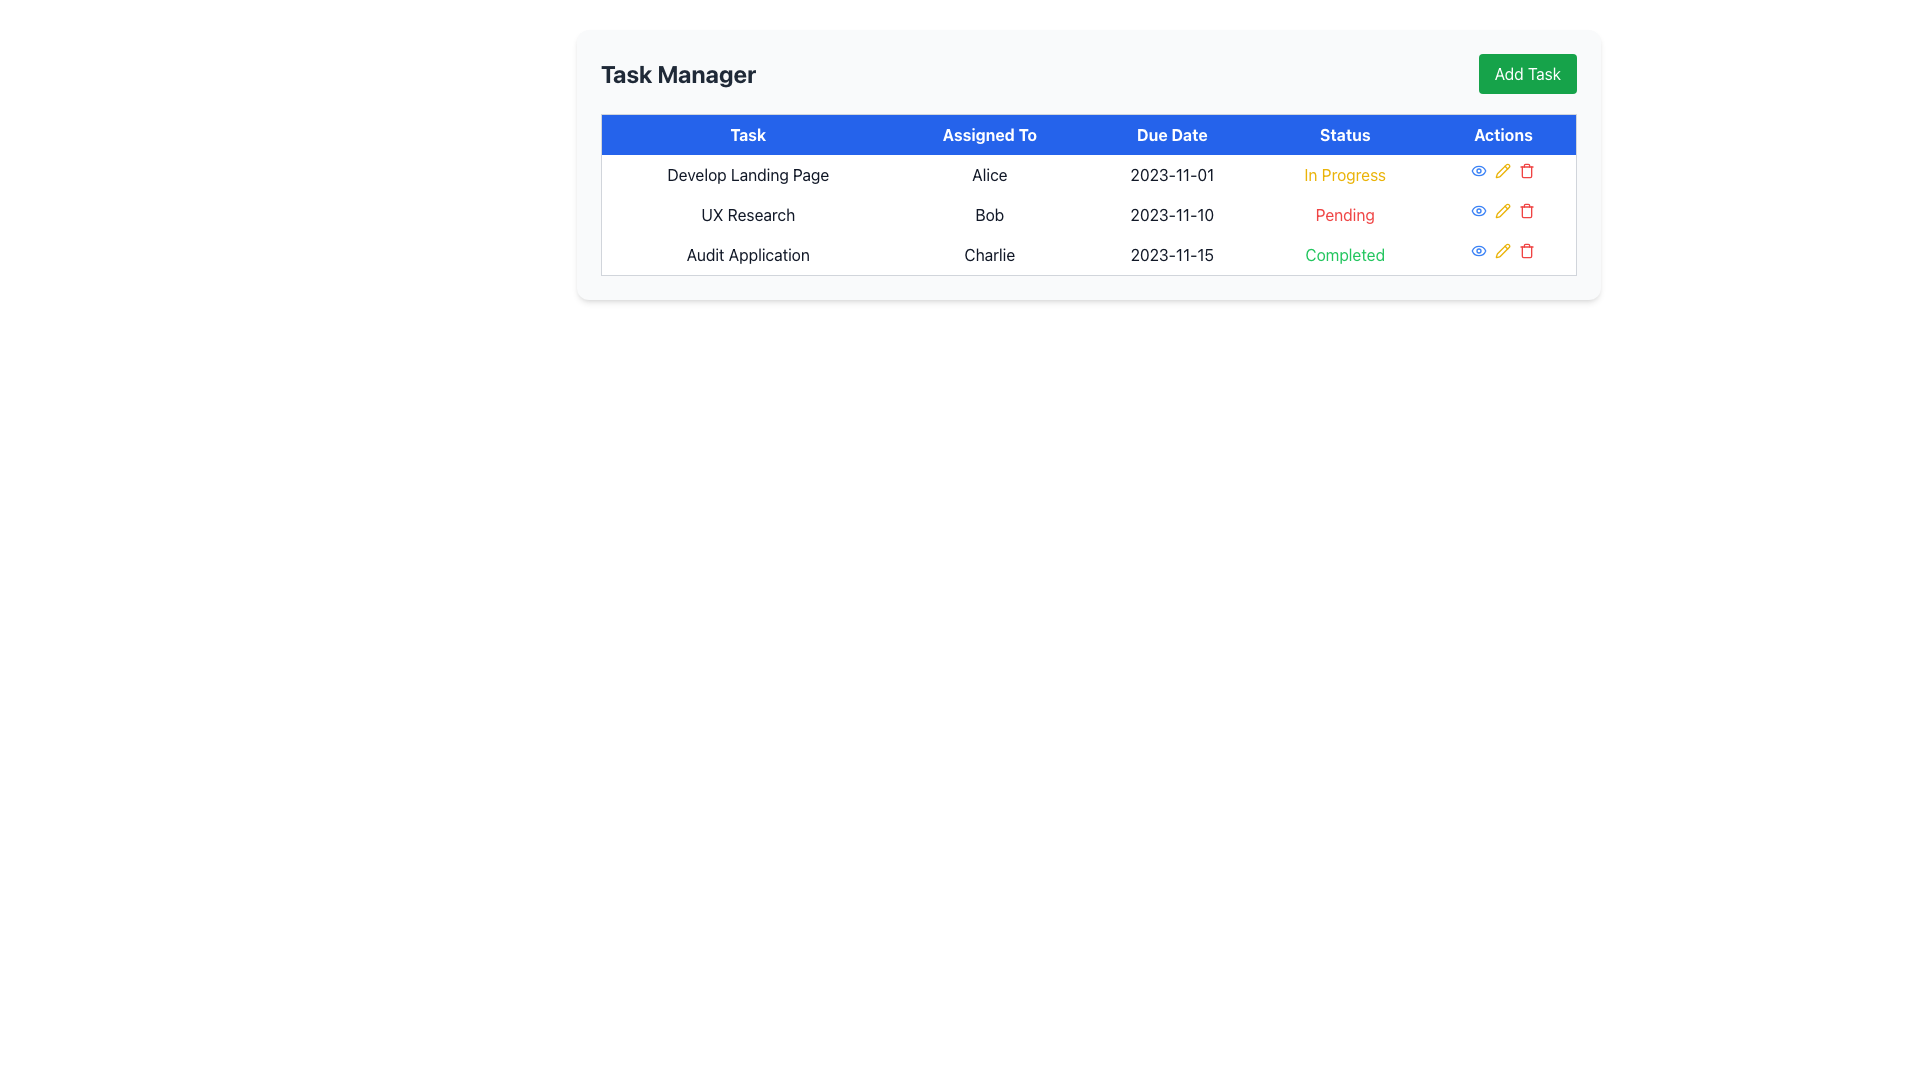  Describe the element at coordinates (1503, 134) in the screenshot. I see `the 'Actions' column label located at the top-right corner of the table header row` at that location.